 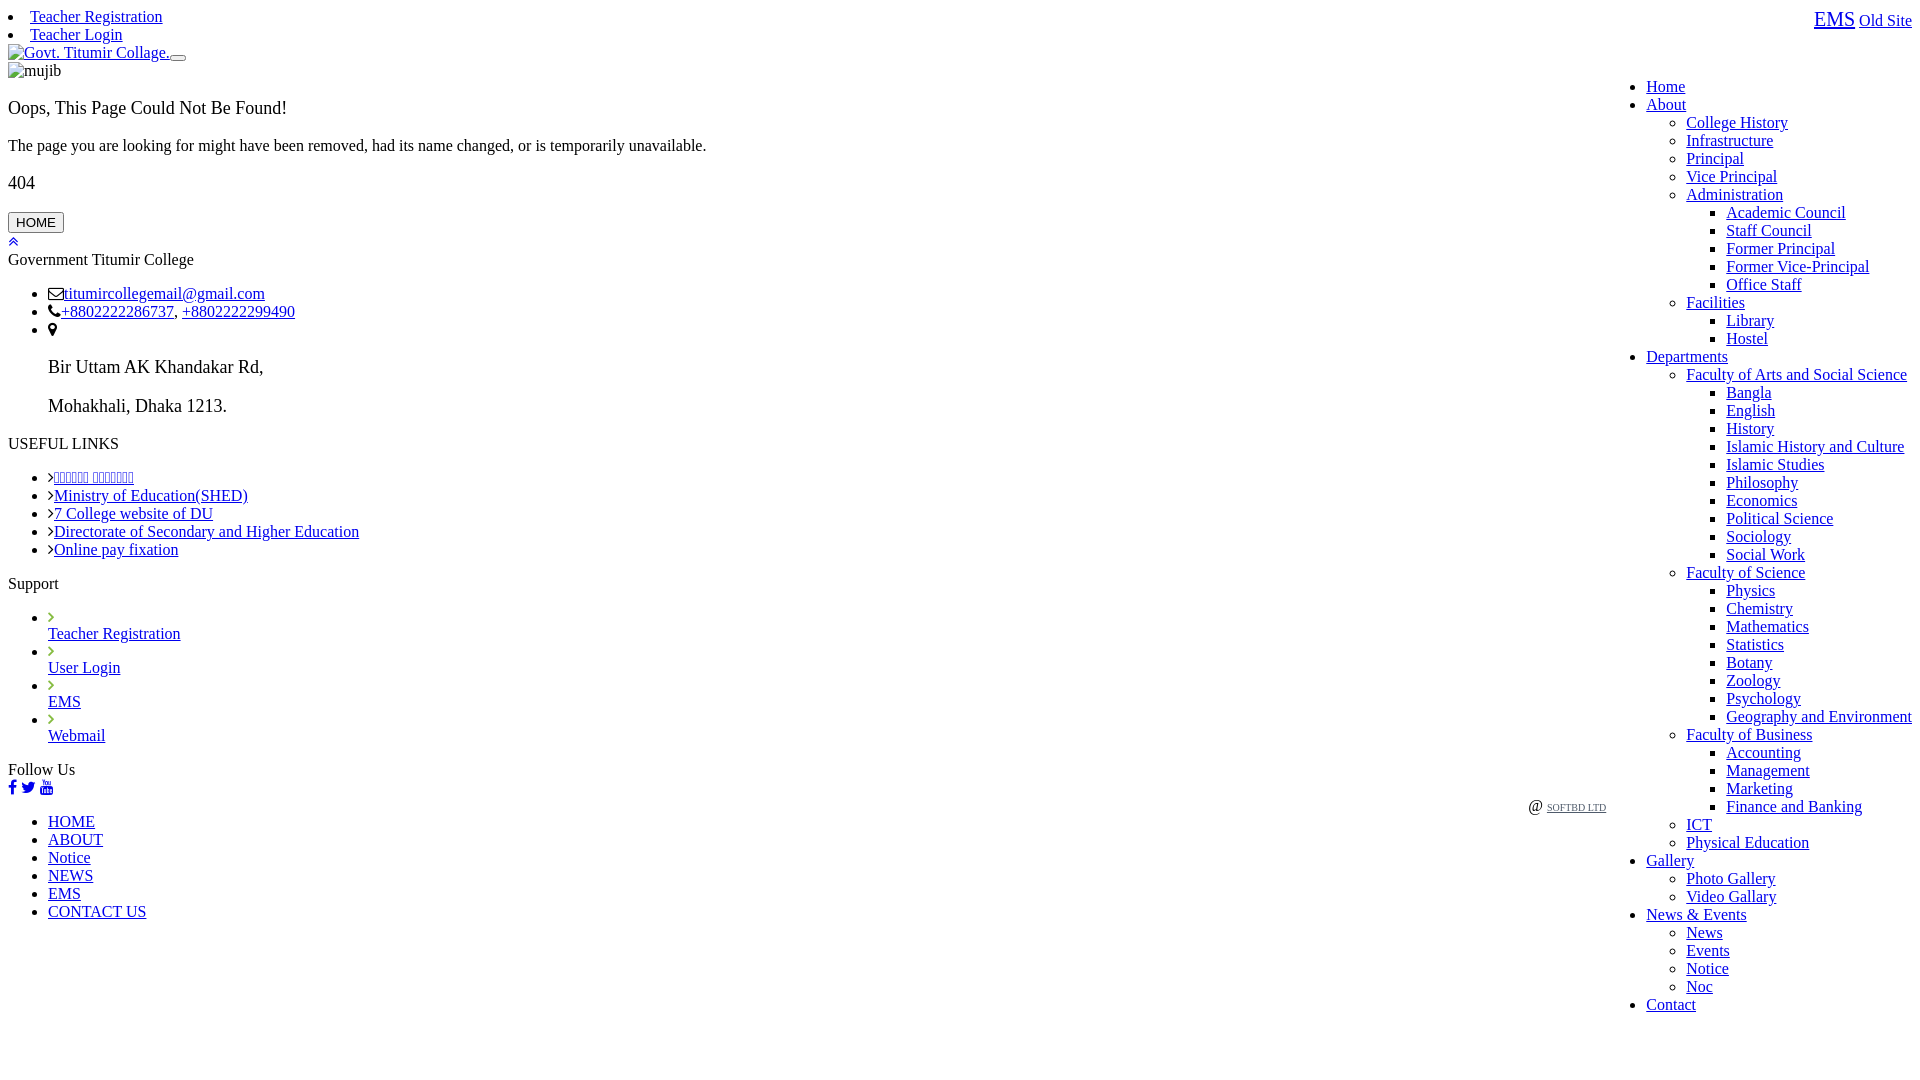 I want to click on 'Chemistry', so click(x=1758, y=607).